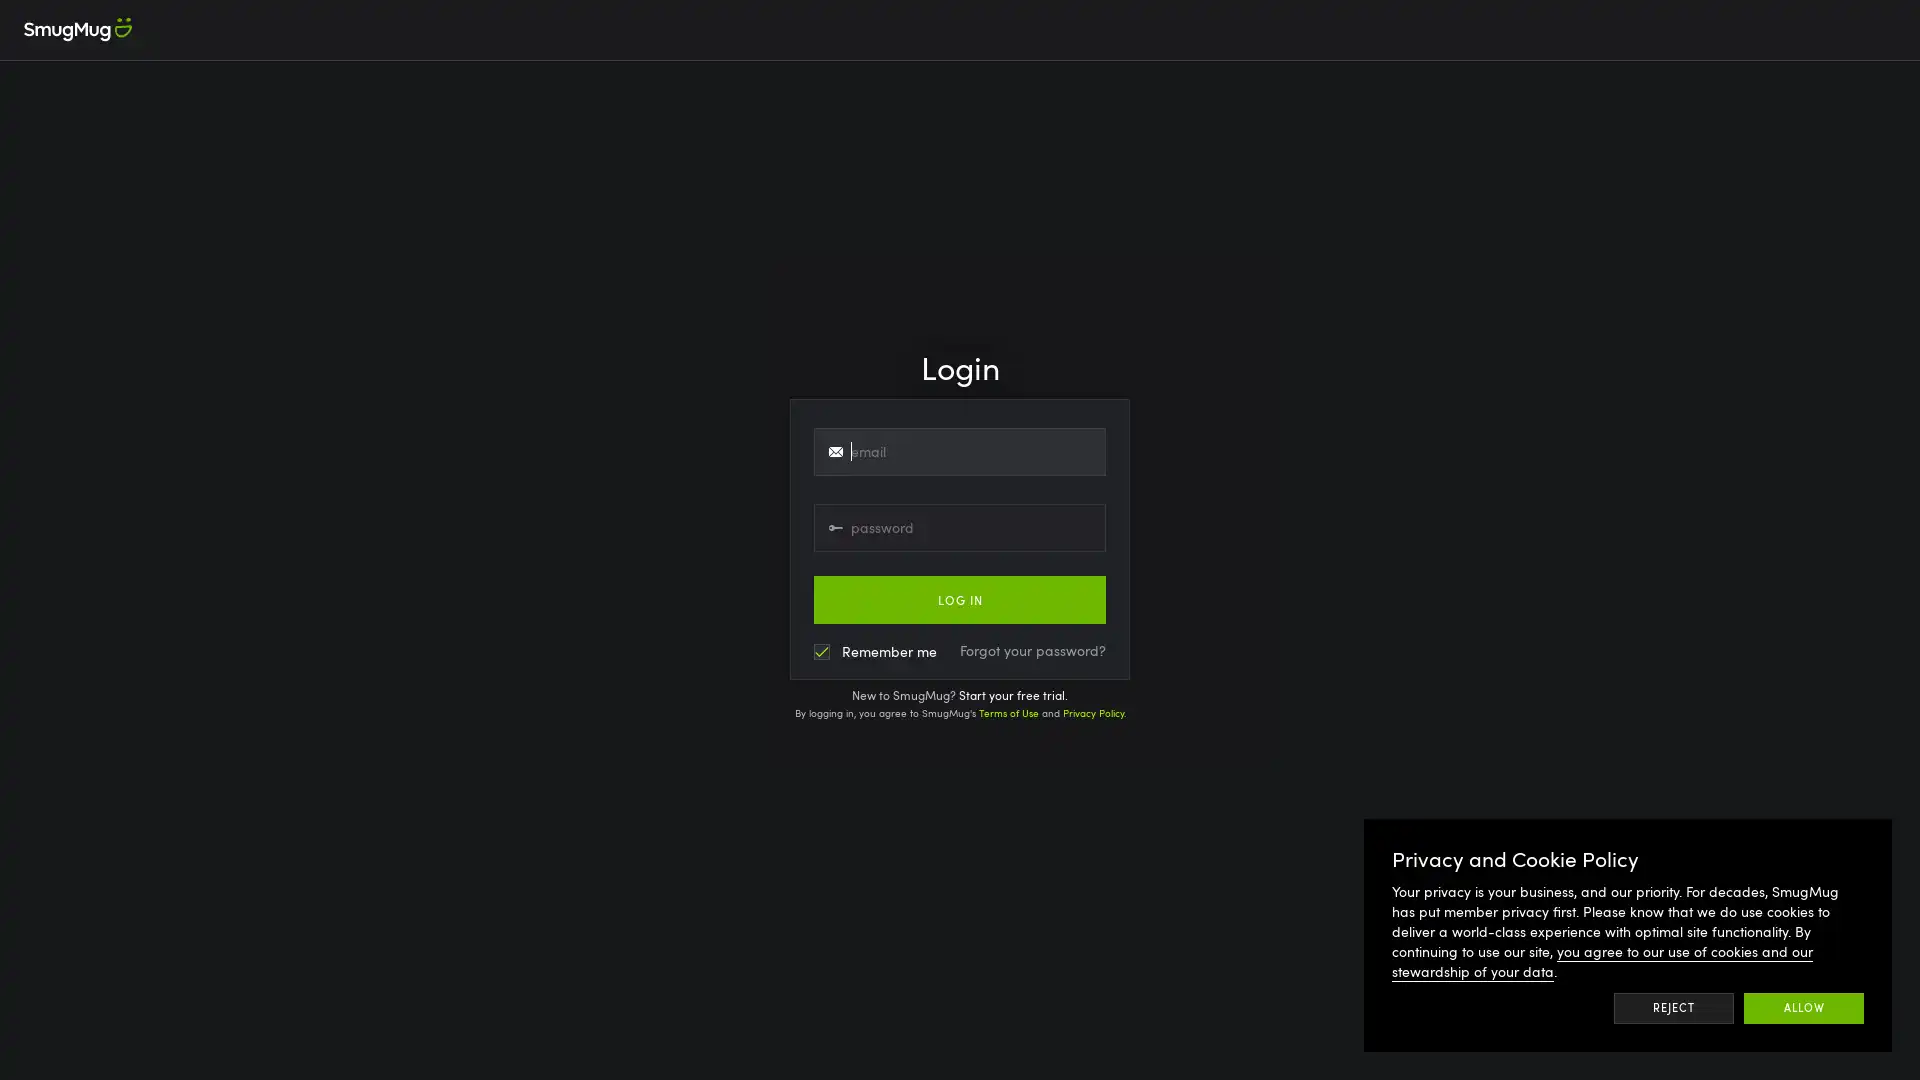 The image size is (1920, 1080). I want to click on LOG IN, so click(960, 599).